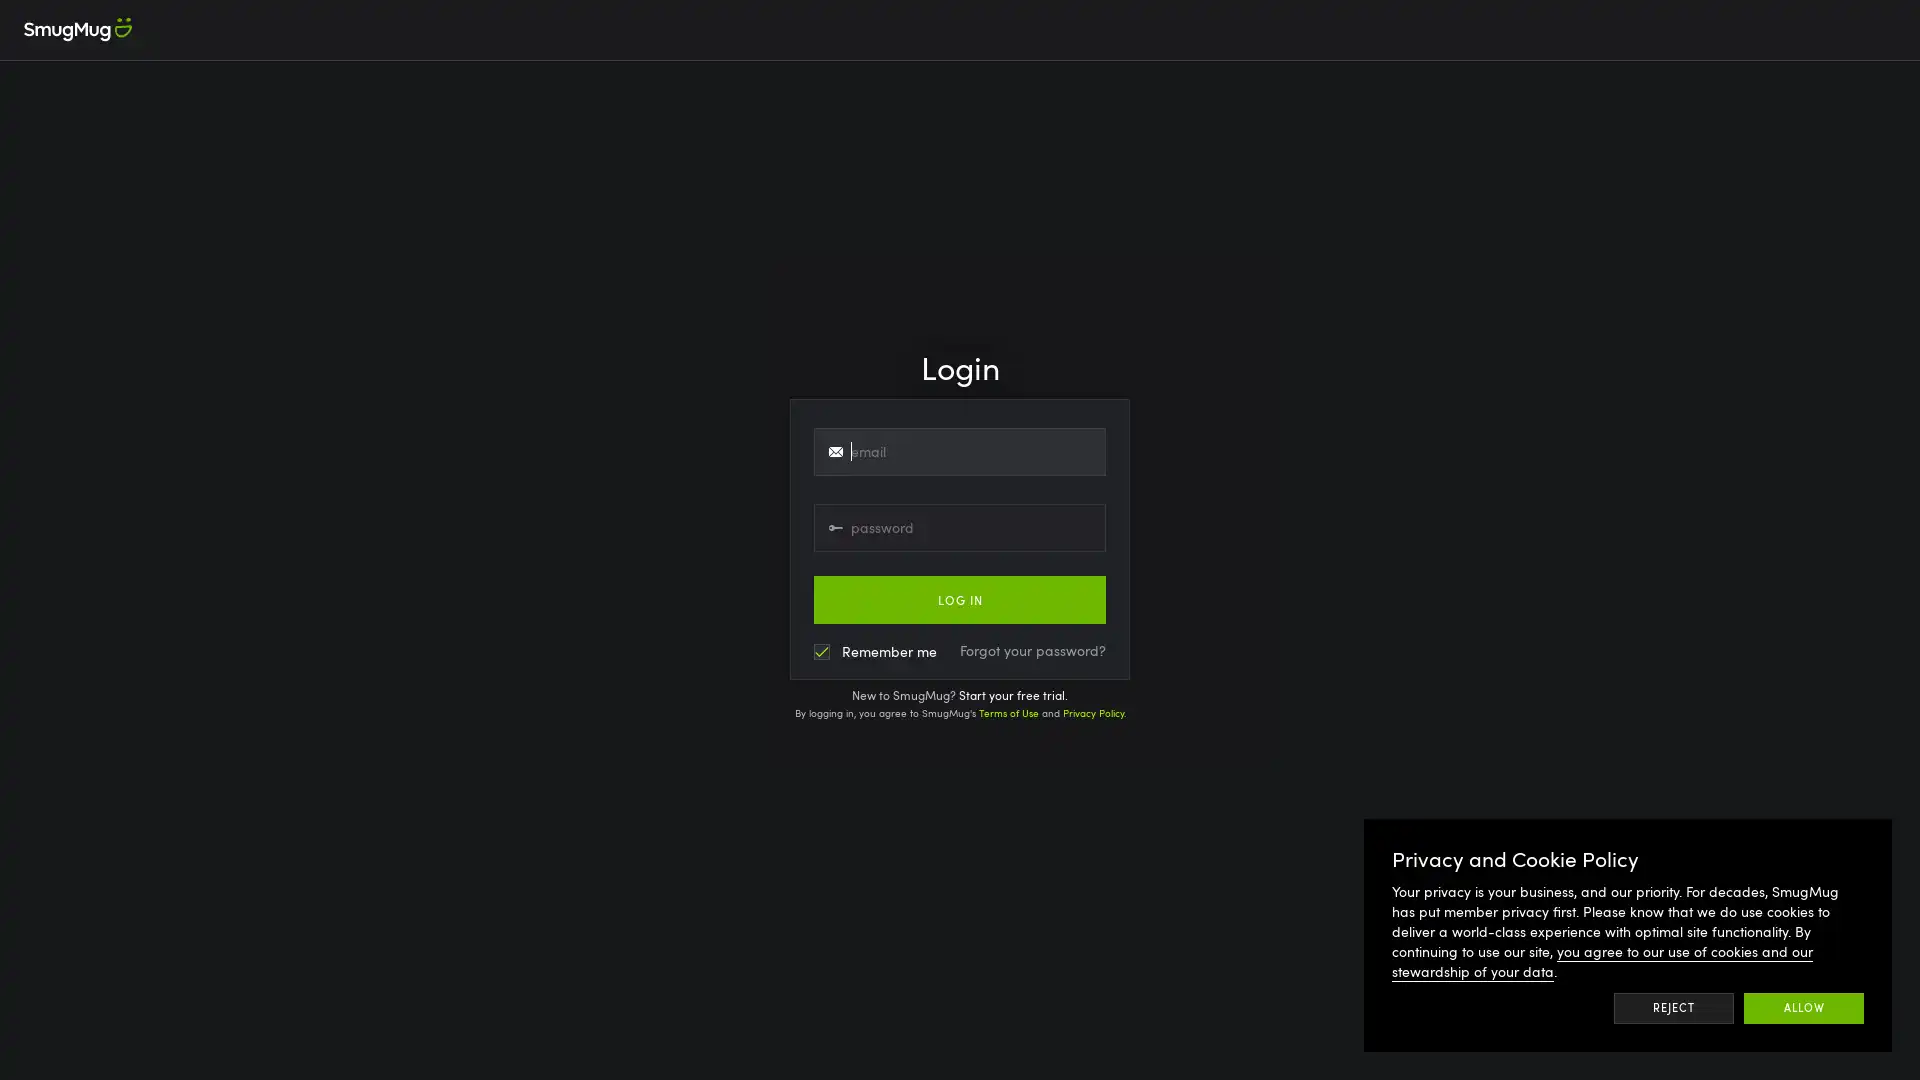 The image size is (1920, 1080). I want to click on LOG IN, so click(960, 599).